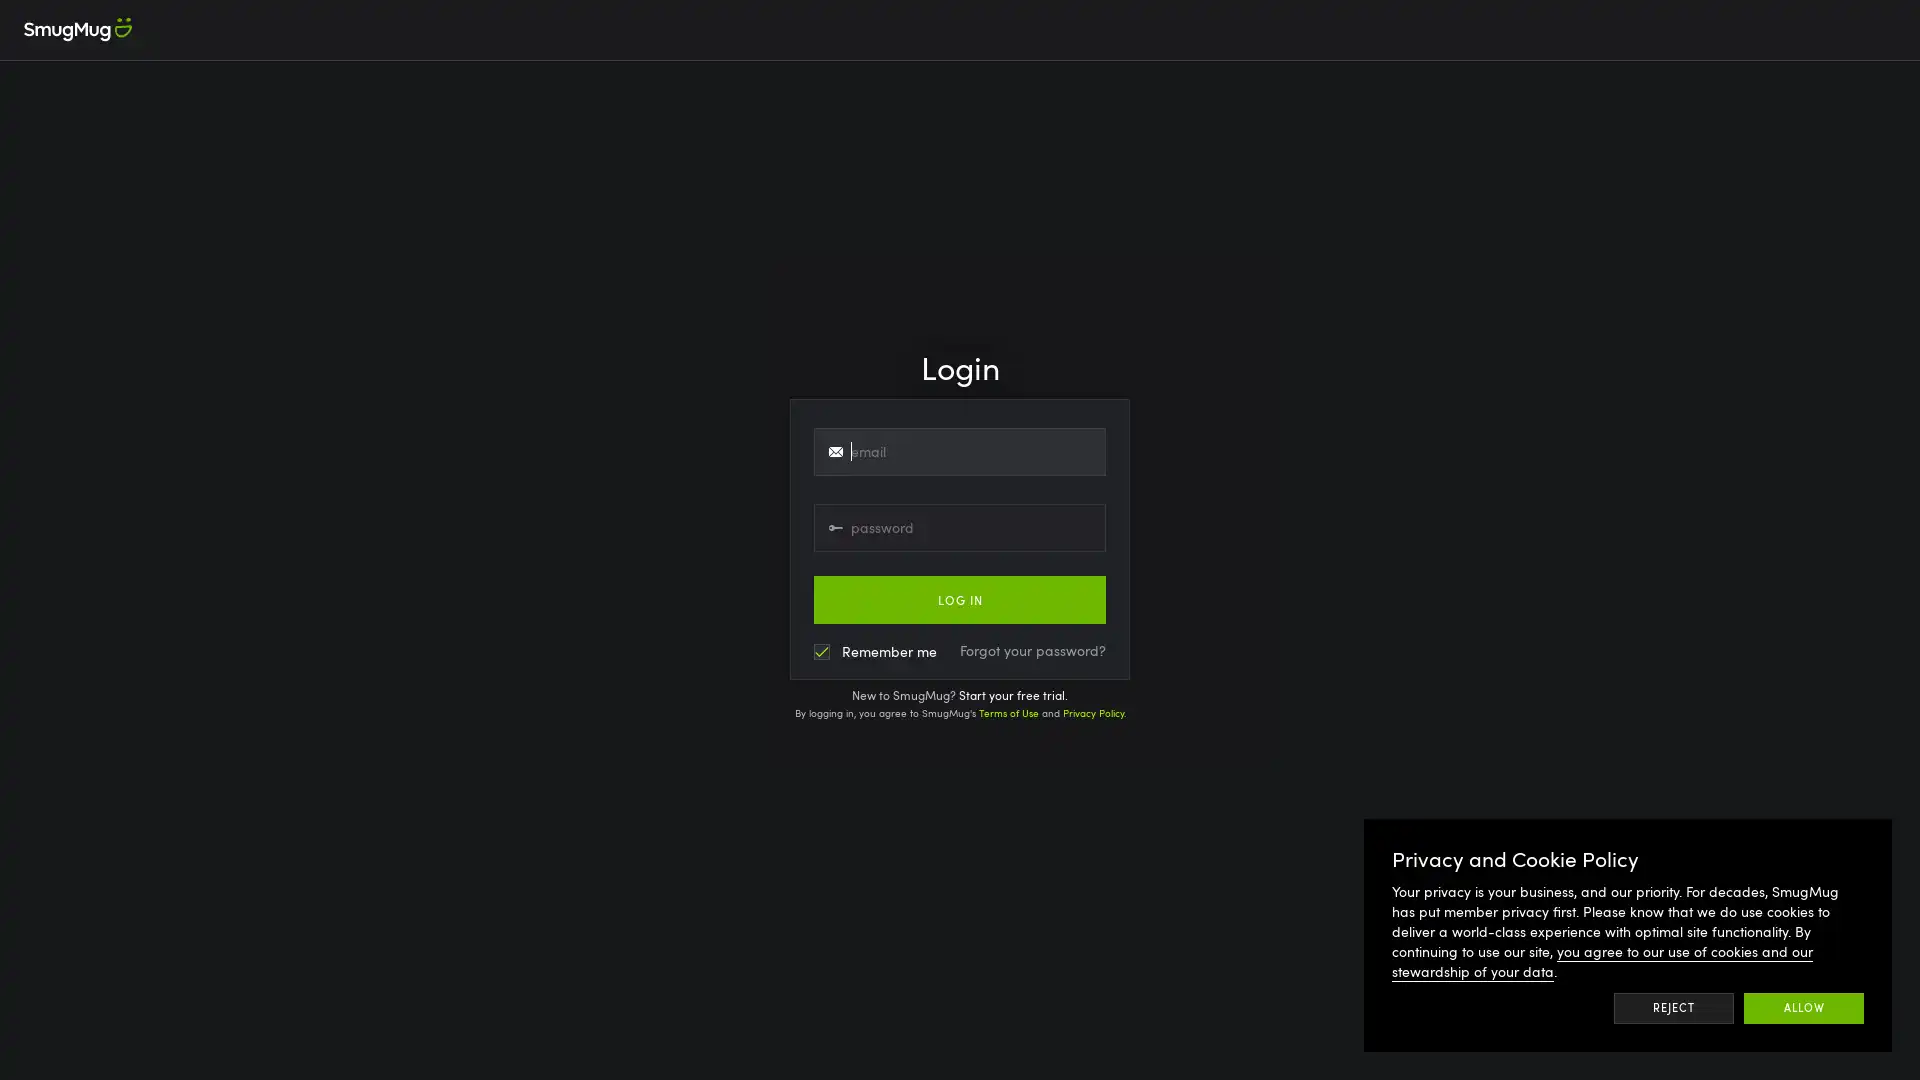 The image size is (1920, 1080). I want to click on LOG IN, so click(960, 599).